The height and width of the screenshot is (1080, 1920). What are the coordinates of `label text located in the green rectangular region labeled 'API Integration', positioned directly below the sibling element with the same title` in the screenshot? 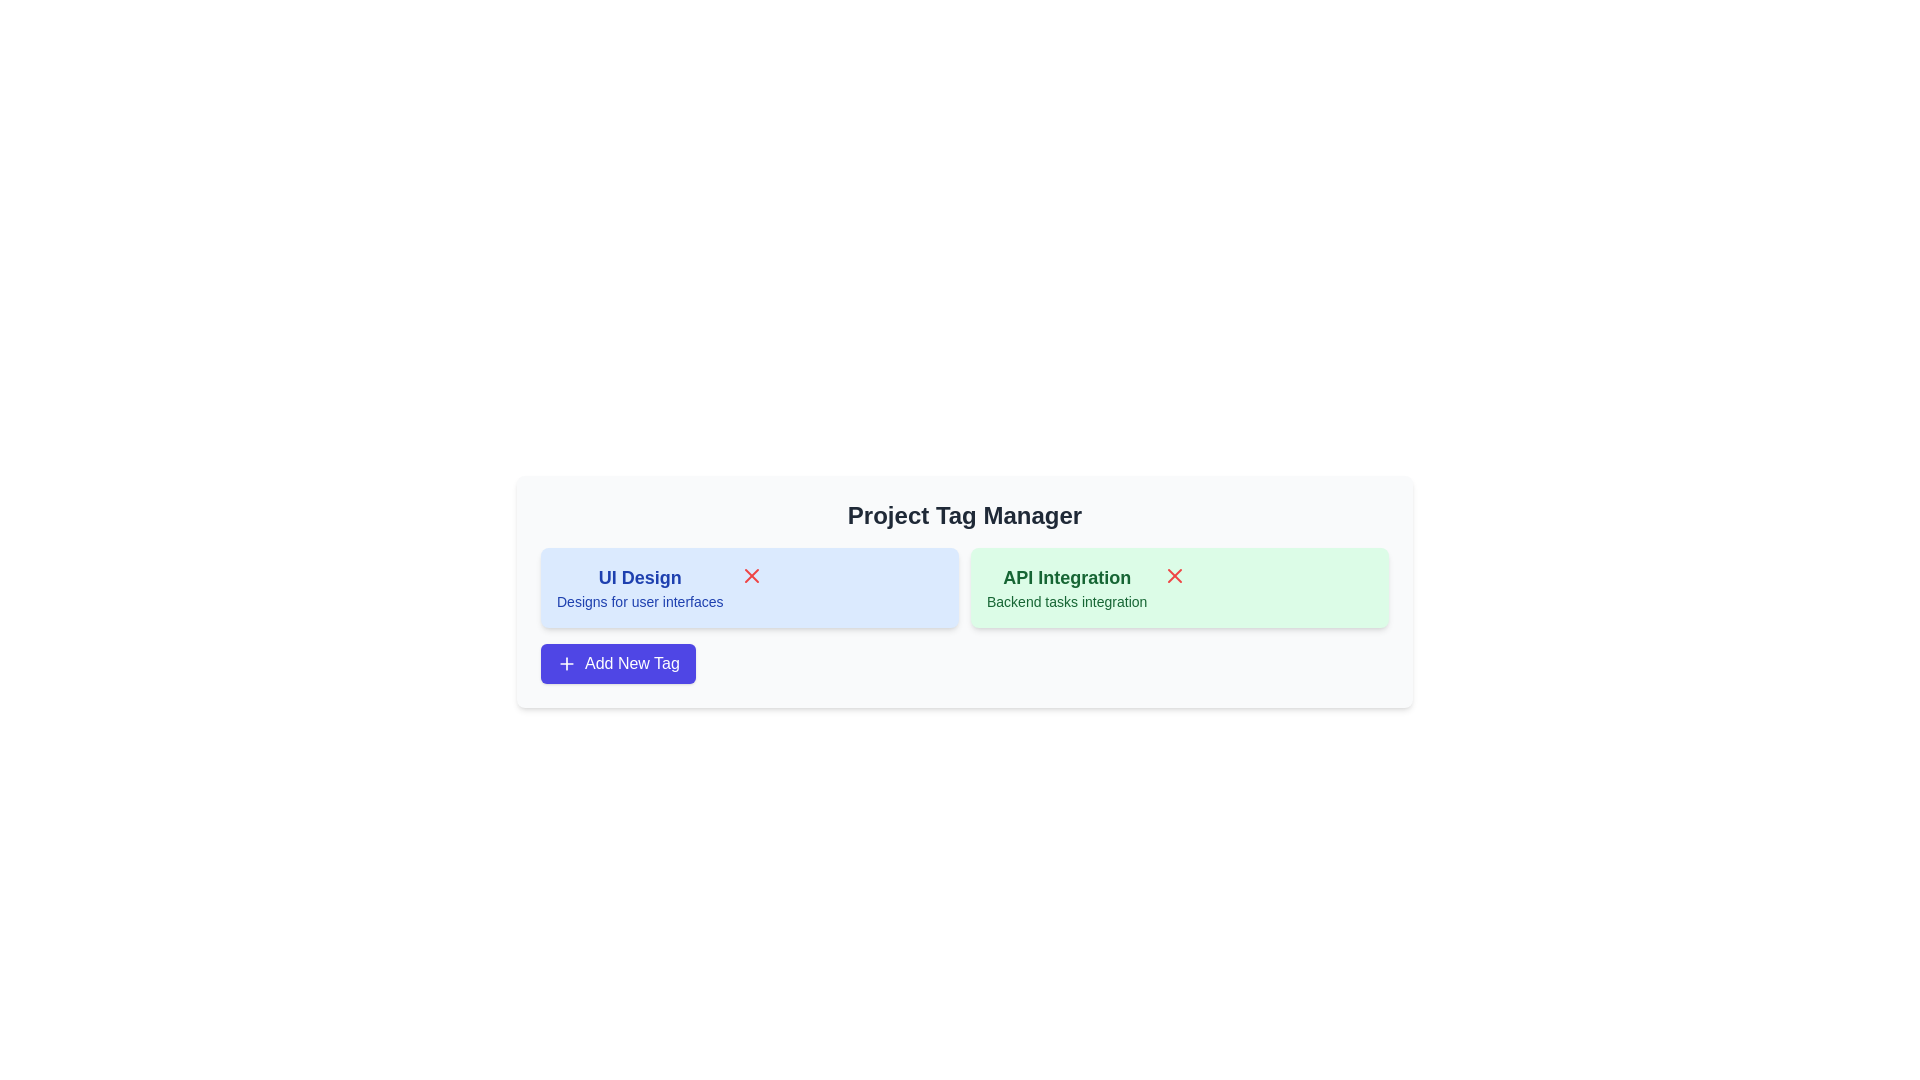 It's located at (1066, 600).